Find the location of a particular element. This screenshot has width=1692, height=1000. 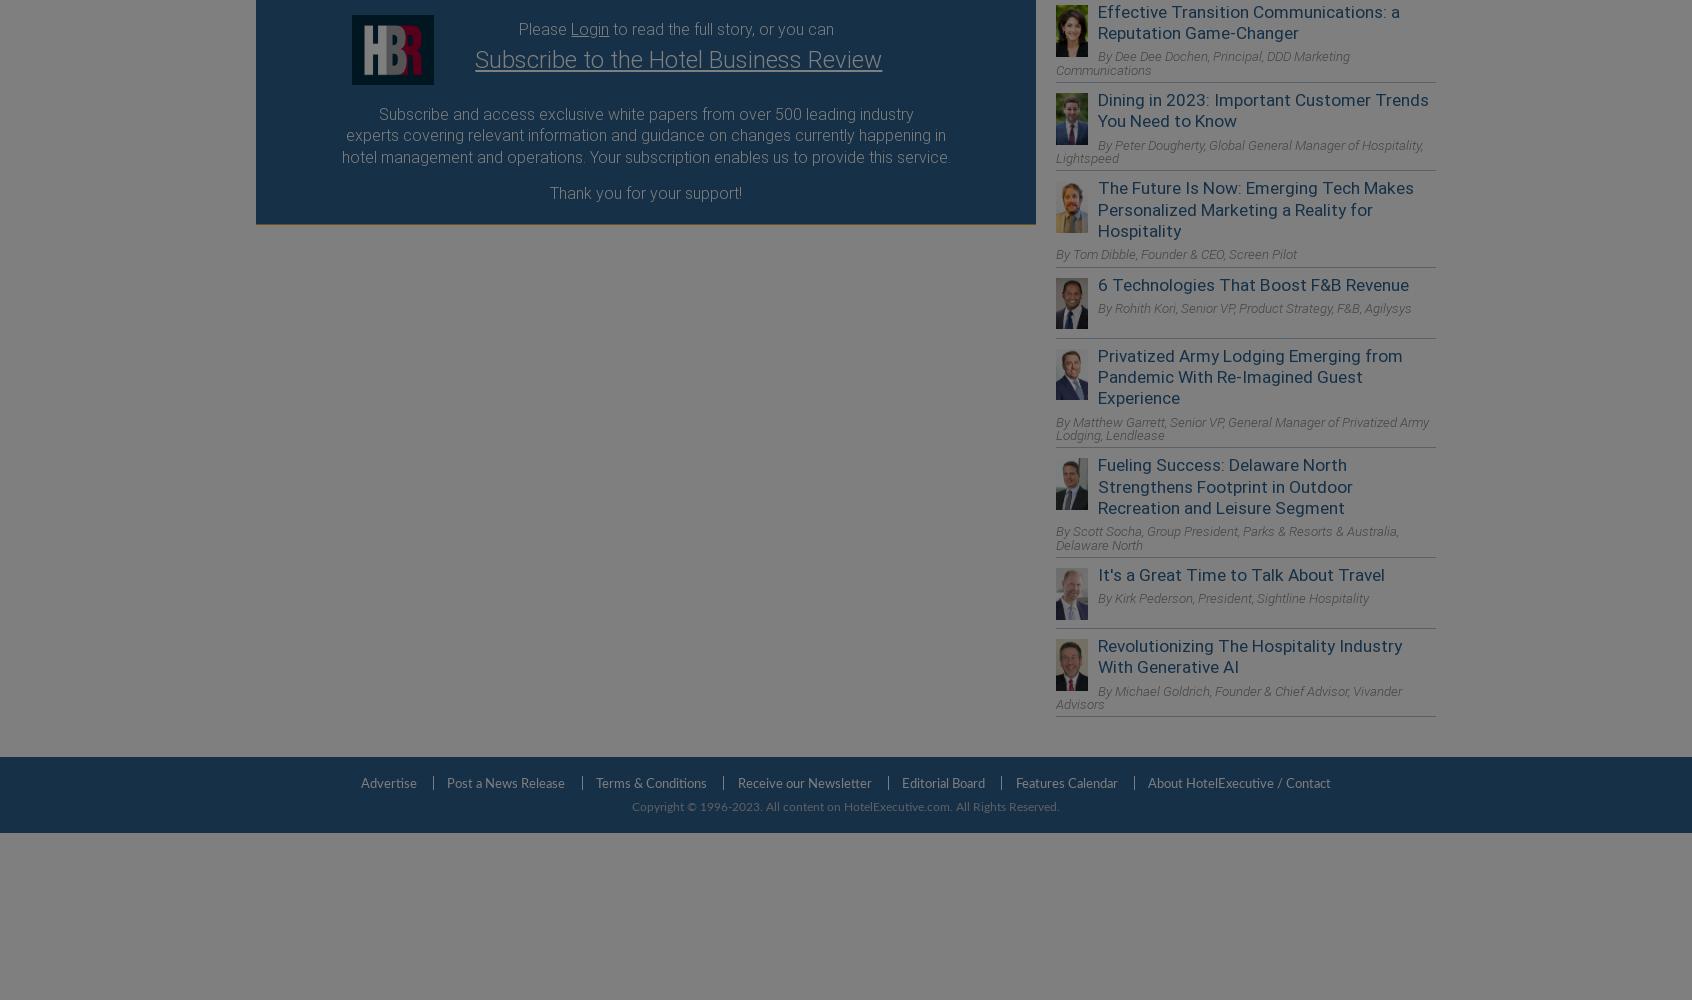

'Please' is located at coordinates (544, 28).